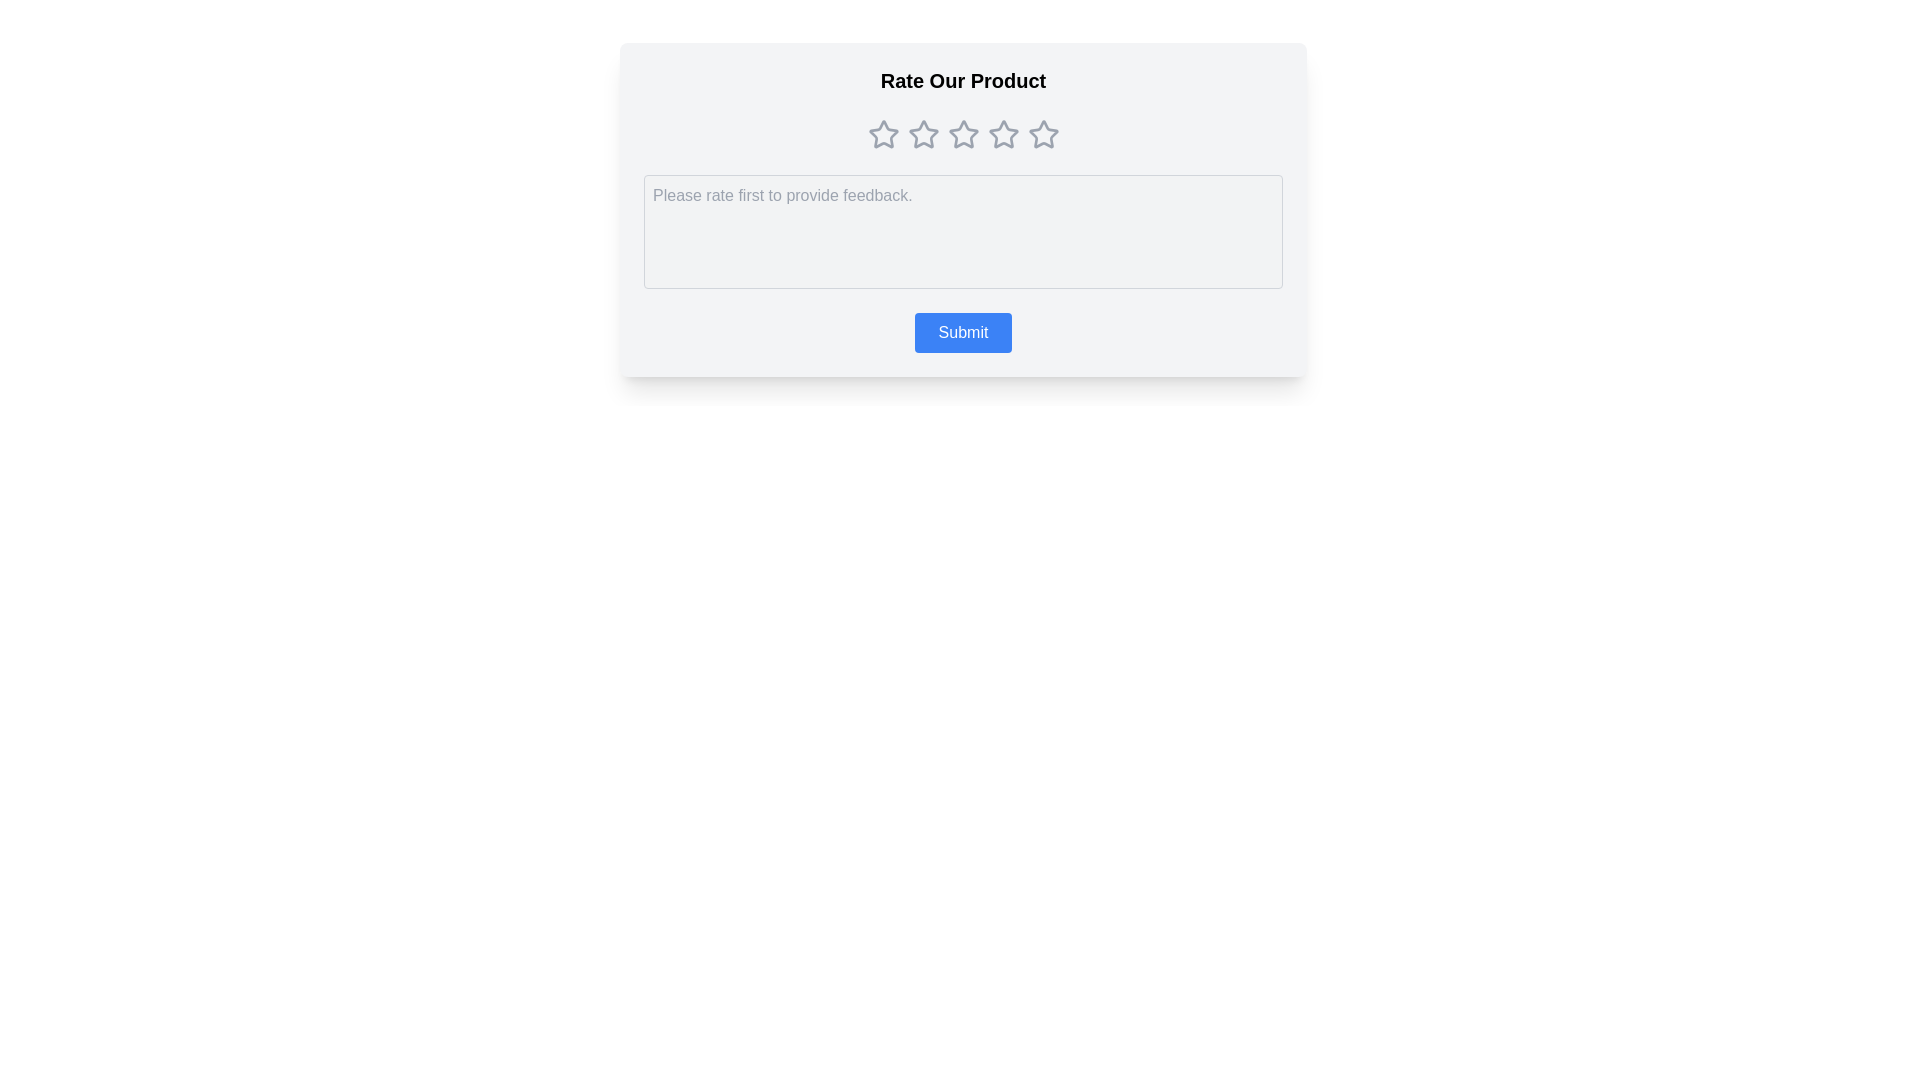 The width and height of the screenshot is (1920, 1080). Describe the element at coordinates (963, 134) in the screenshot. I see `the third star in a horizontal row of five stars` at that location.